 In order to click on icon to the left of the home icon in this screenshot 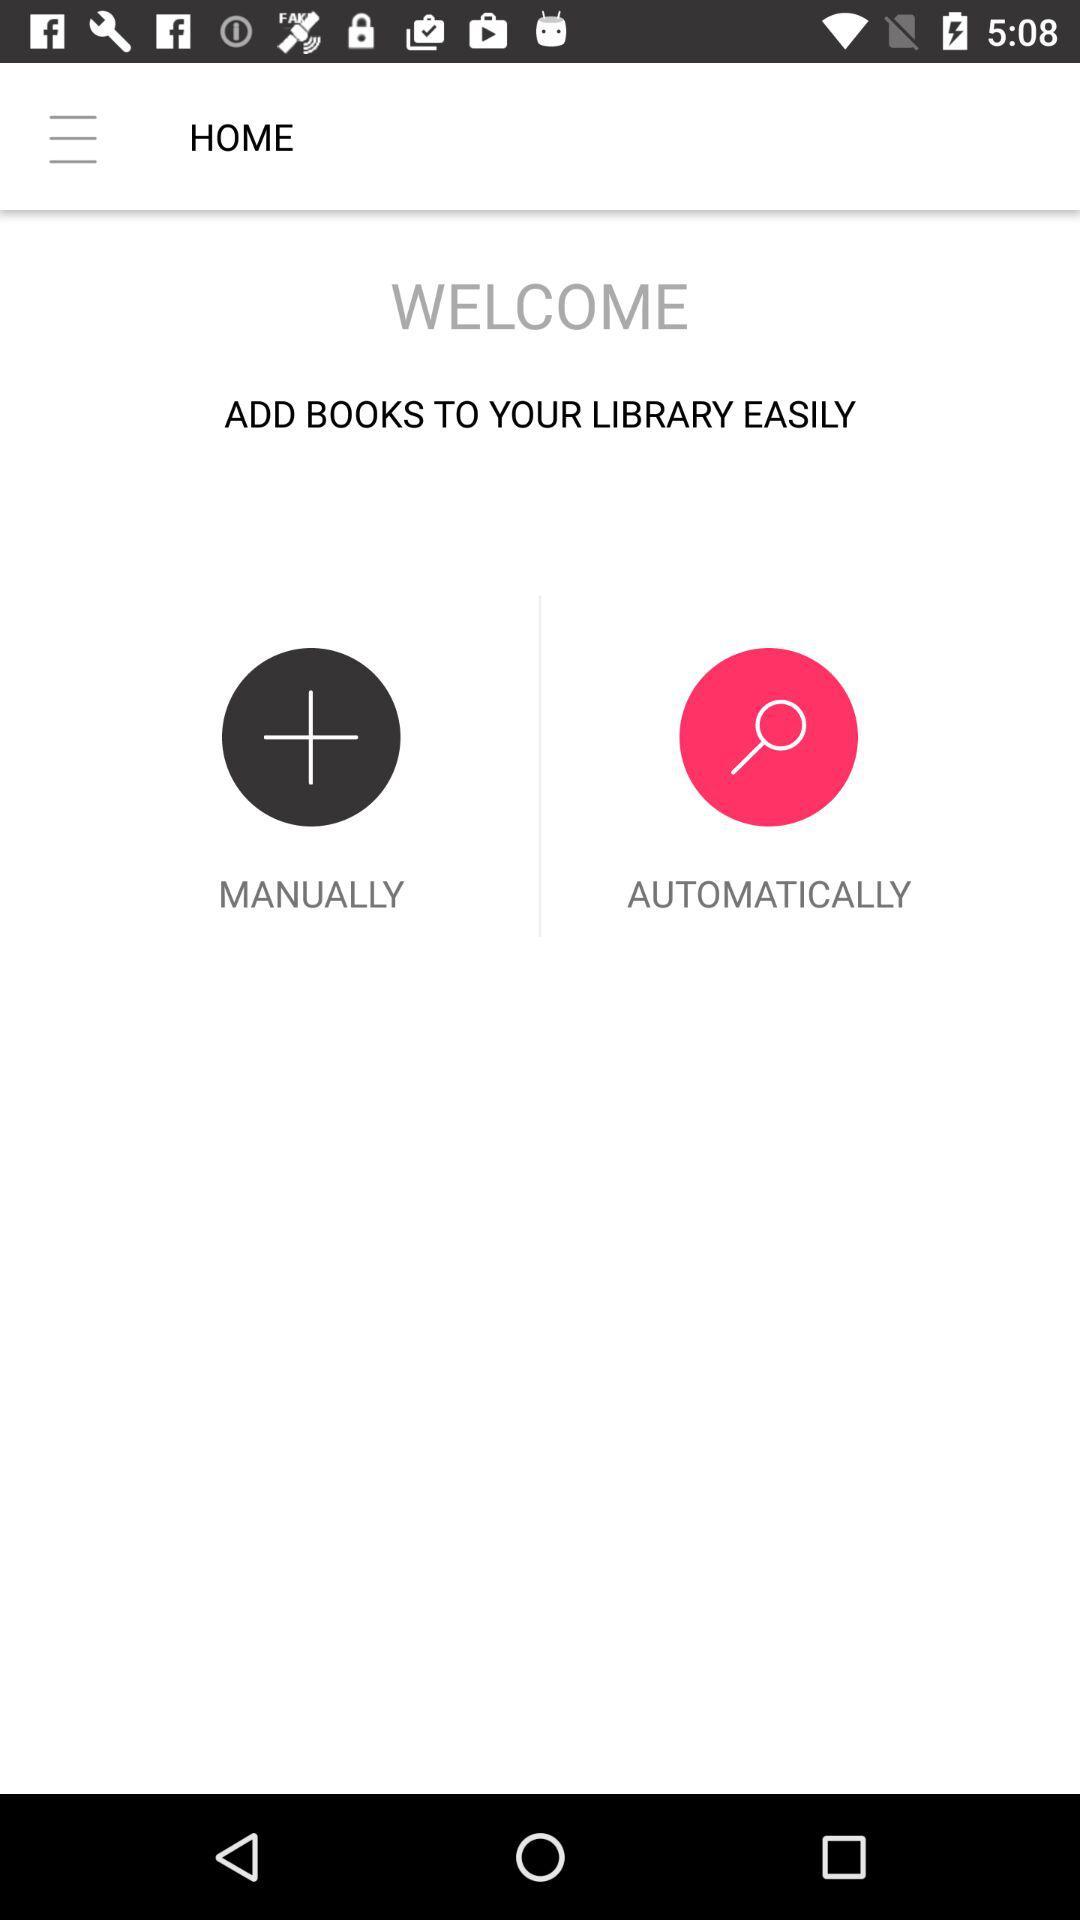, I will do `click(72, 135)`.